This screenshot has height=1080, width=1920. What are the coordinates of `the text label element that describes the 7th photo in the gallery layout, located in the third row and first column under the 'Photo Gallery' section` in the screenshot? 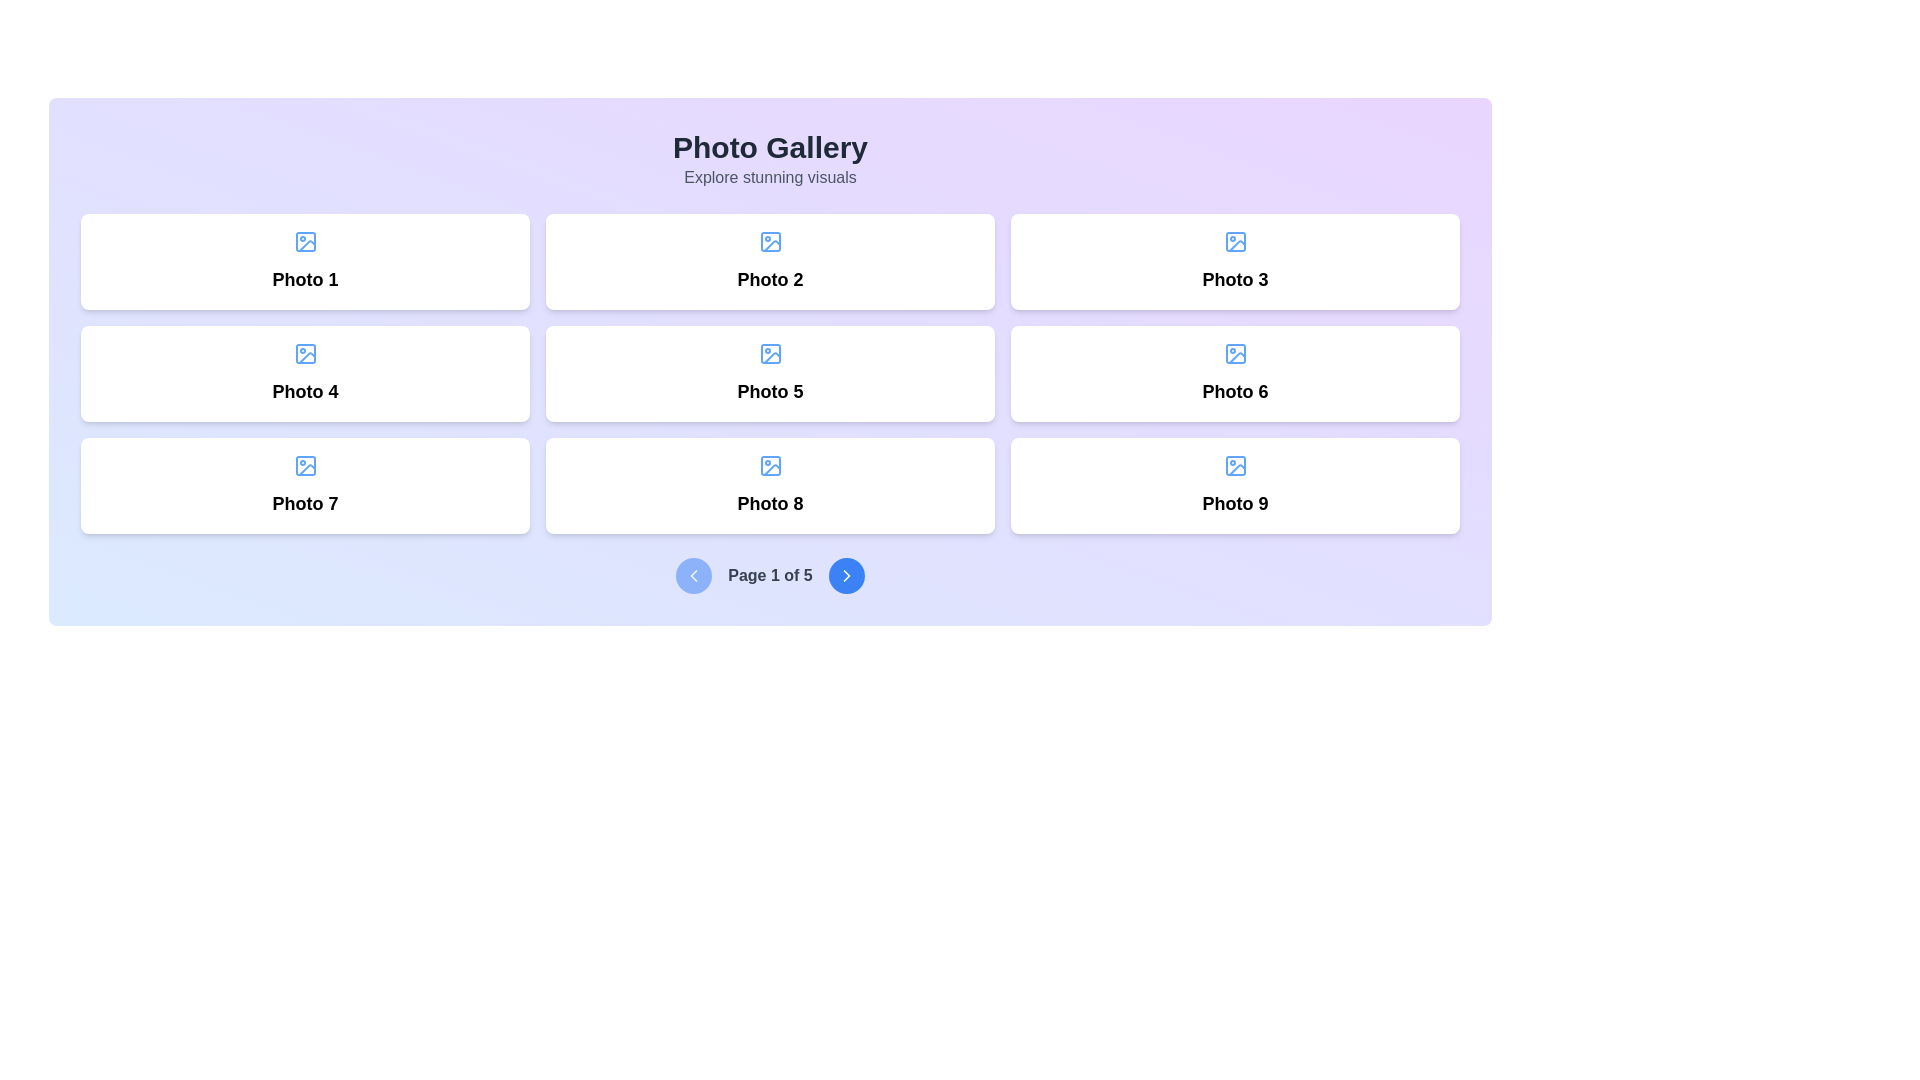 It's located at (304, 503).